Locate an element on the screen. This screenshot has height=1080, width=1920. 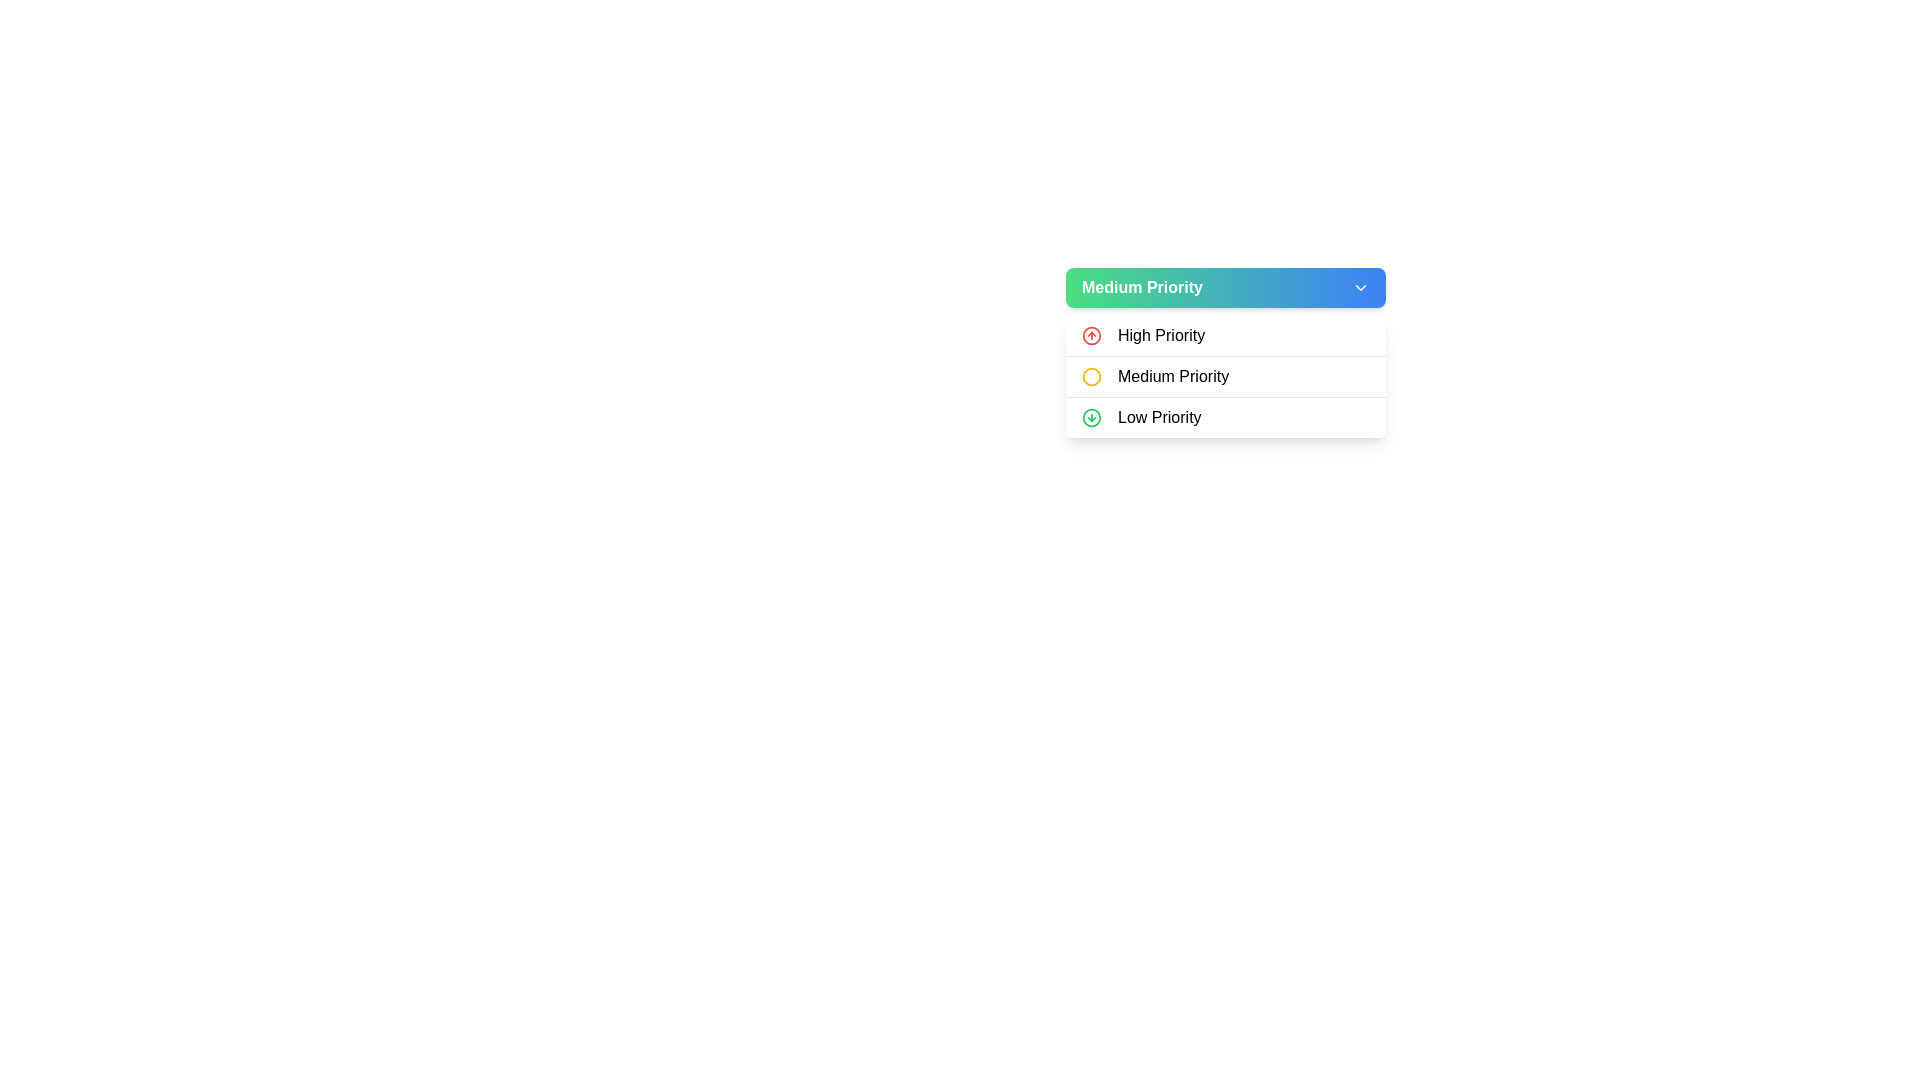
the 'High Priority' menu item in the dropdown to activate its hover effect is located at coordinates (1224, 334).